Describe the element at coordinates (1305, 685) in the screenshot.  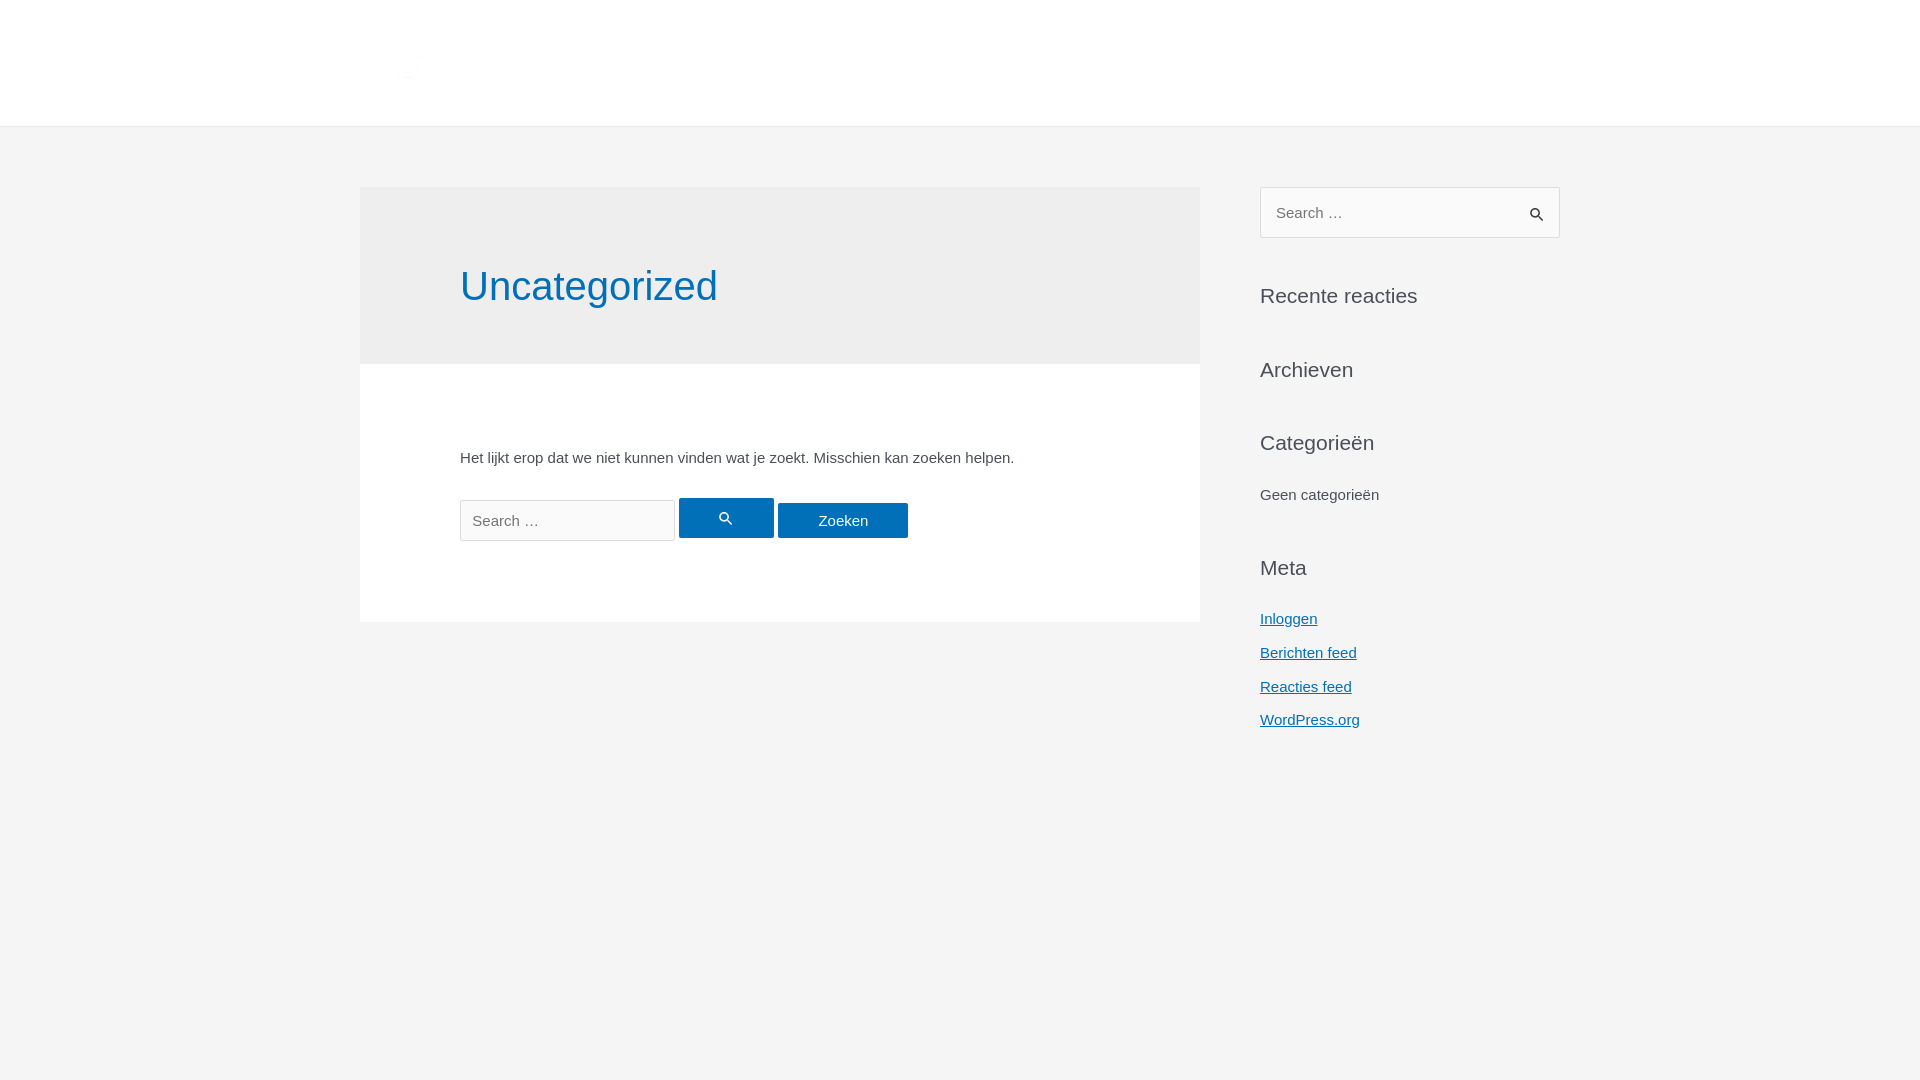
I see `'Reacties feed'` at that location.